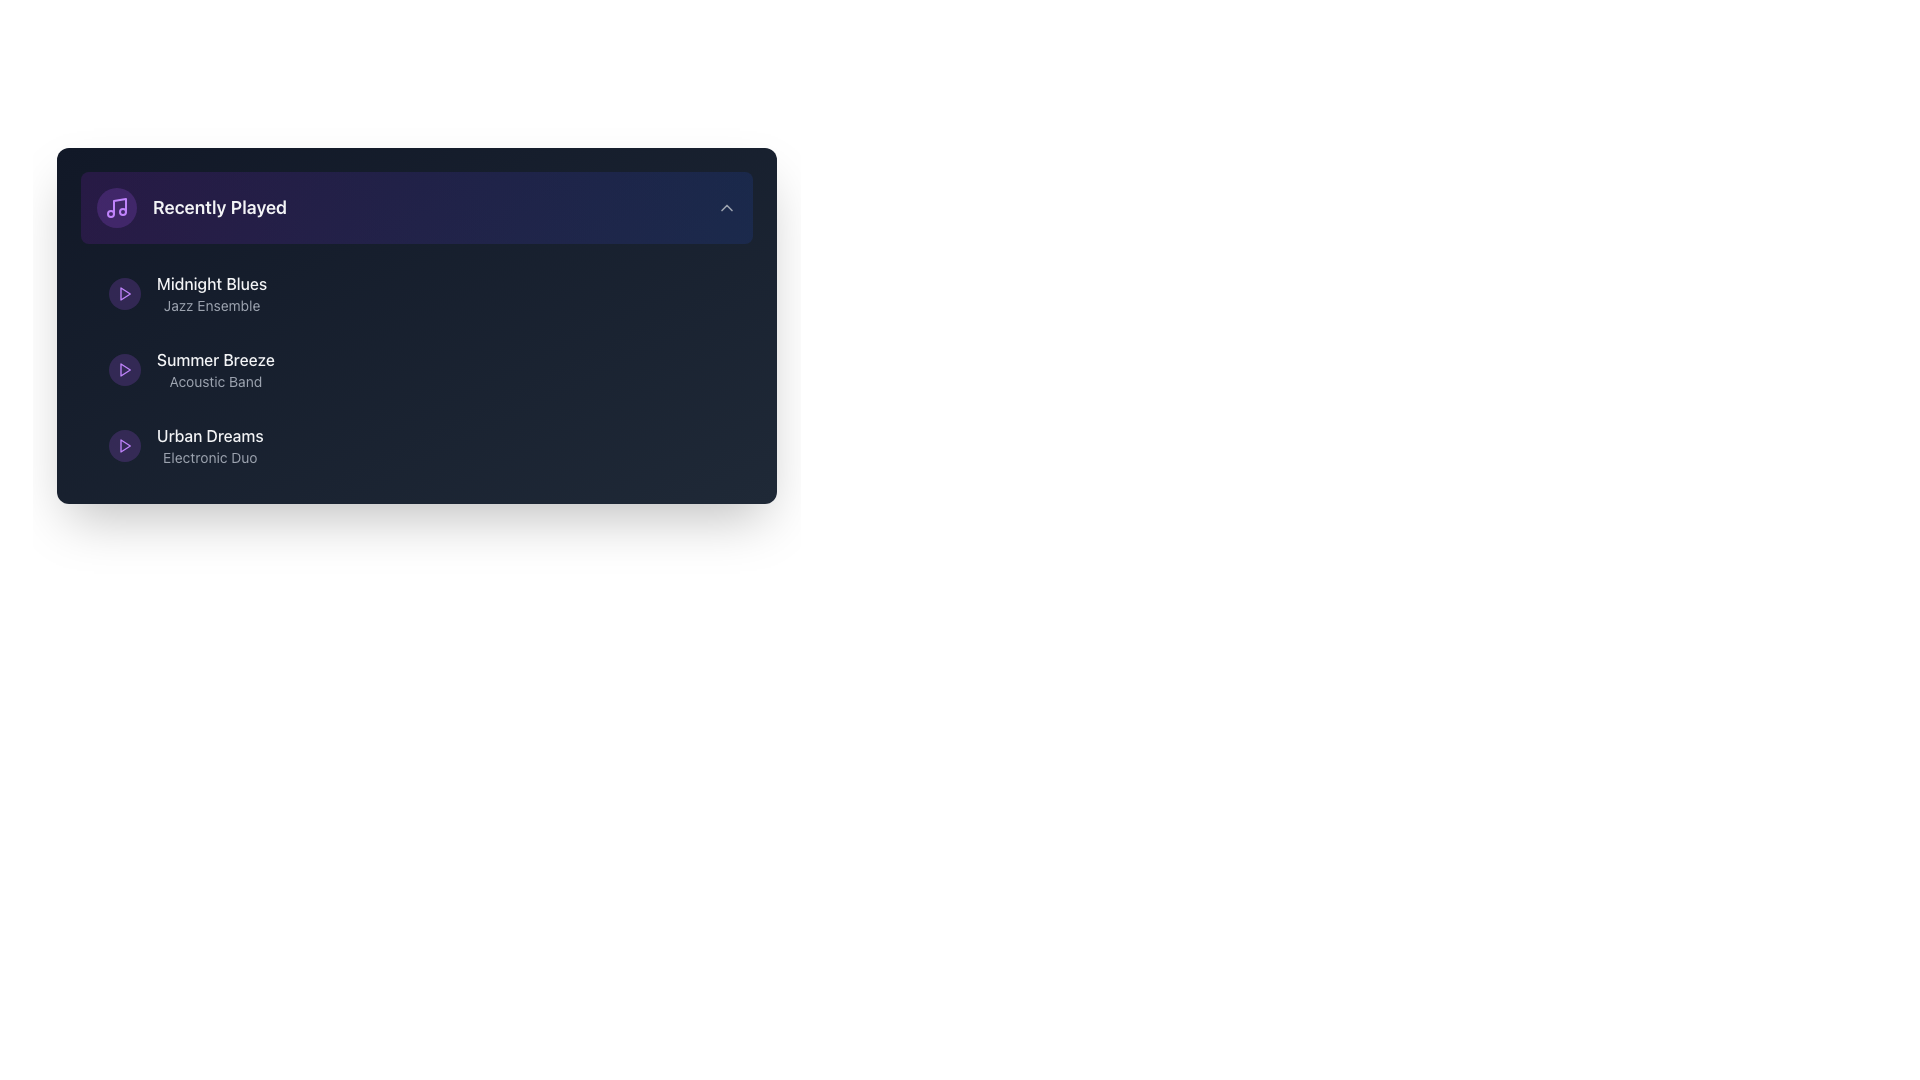 This screenshot has height=1080, width=1920. Describe the element at coordinates (424, 370) in the screenshot. I see `on the 'Summer Breeze' track entry item, which is the second item in the vertically stacked music list` at that location.